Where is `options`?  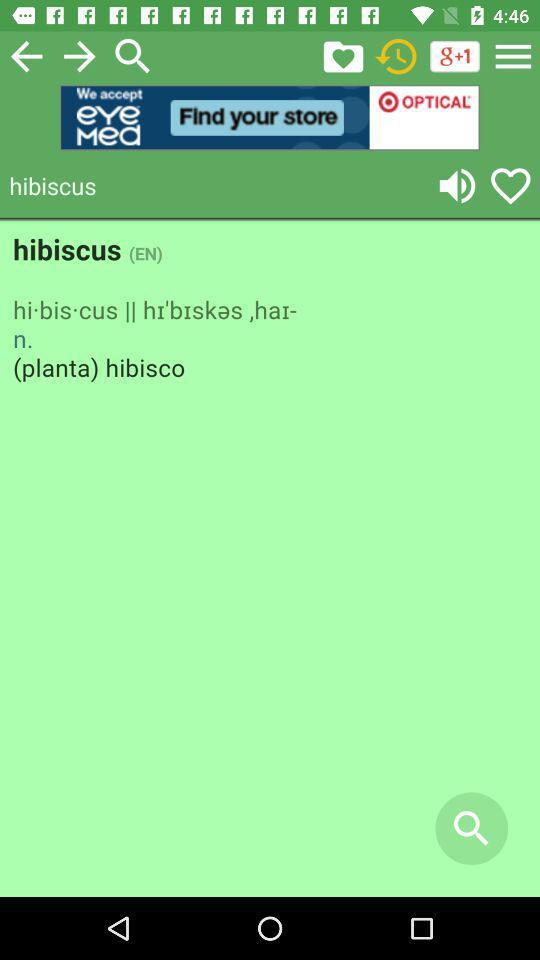
options is located at coordinates (513, 55).